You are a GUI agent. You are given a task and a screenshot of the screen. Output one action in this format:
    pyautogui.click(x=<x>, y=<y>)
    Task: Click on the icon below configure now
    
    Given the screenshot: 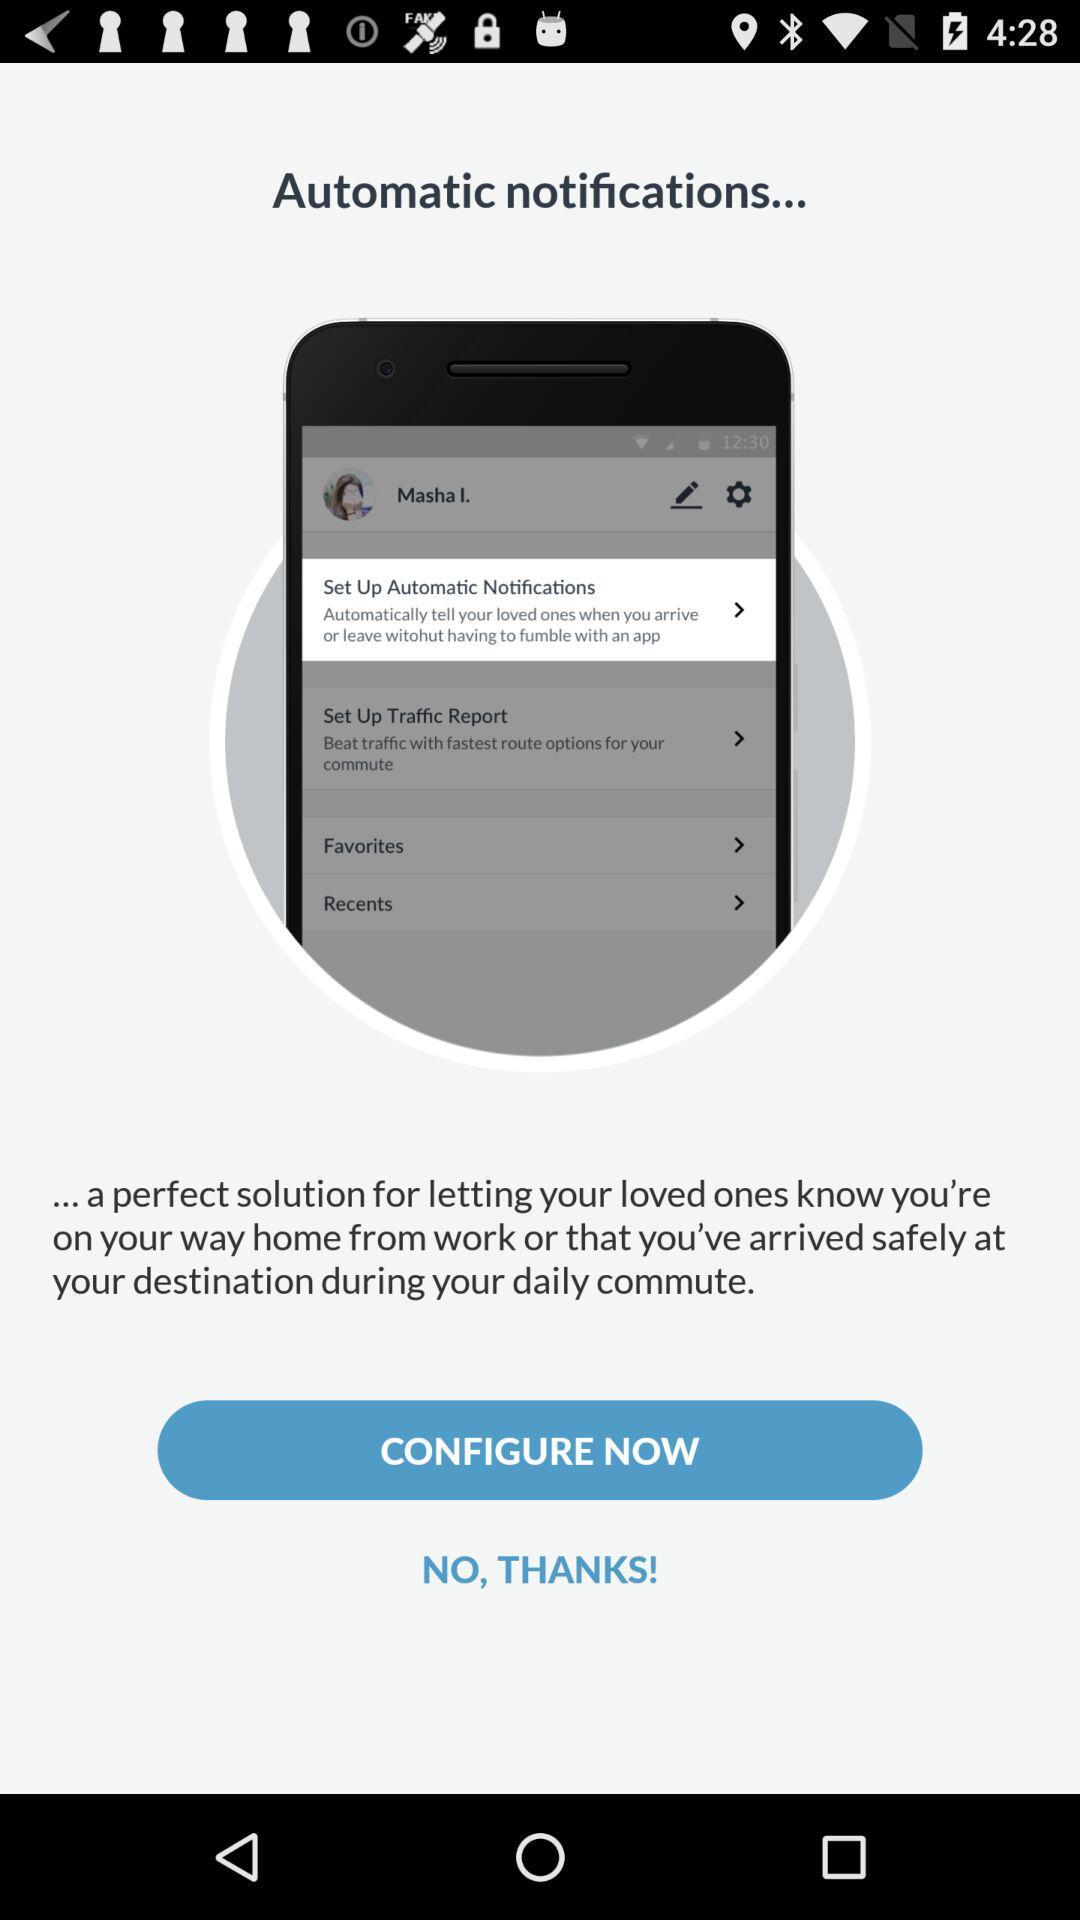 What is the action you would take?
    pyautogui.click(x=540, y=1567)
    